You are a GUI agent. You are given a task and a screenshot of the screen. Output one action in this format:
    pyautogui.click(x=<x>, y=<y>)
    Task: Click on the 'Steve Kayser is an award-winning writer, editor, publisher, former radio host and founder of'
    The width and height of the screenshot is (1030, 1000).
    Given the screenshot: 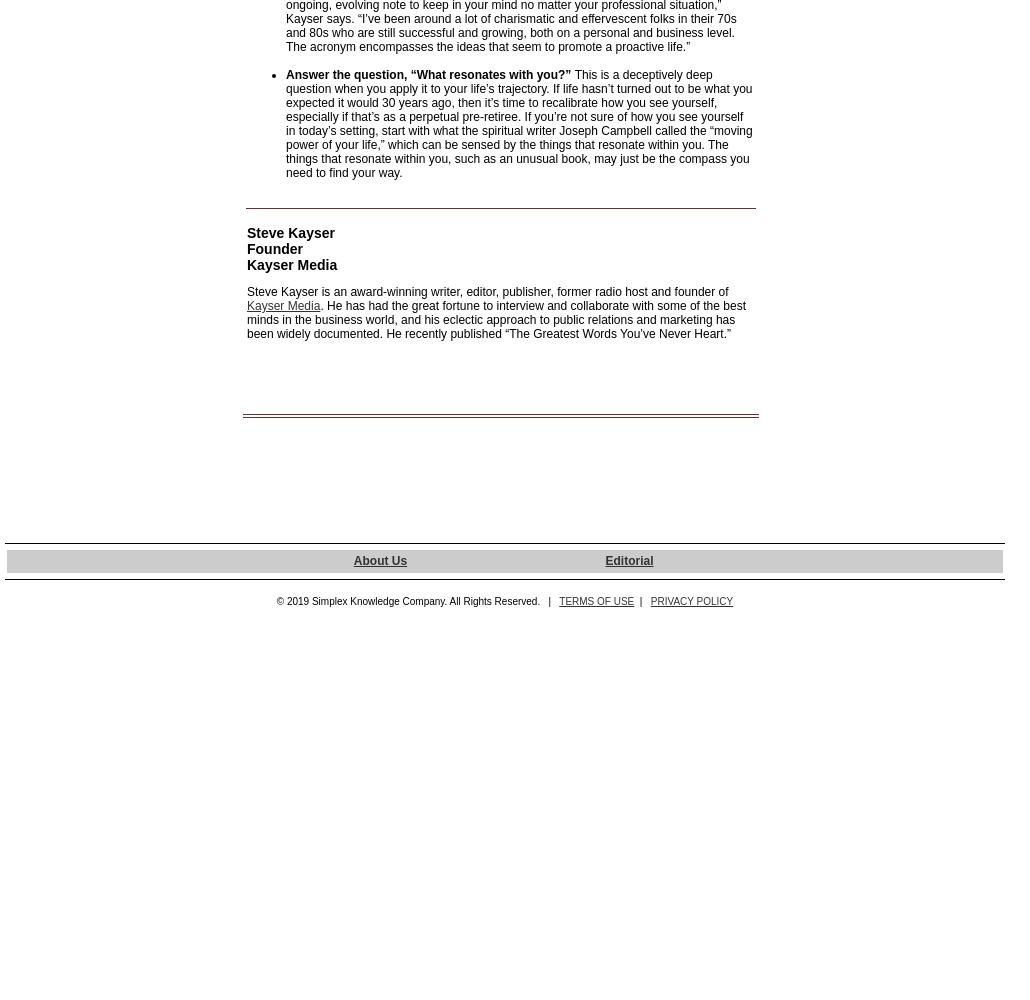 What is the action you would take?
    pyautogui.click(x=486, y=292)
    